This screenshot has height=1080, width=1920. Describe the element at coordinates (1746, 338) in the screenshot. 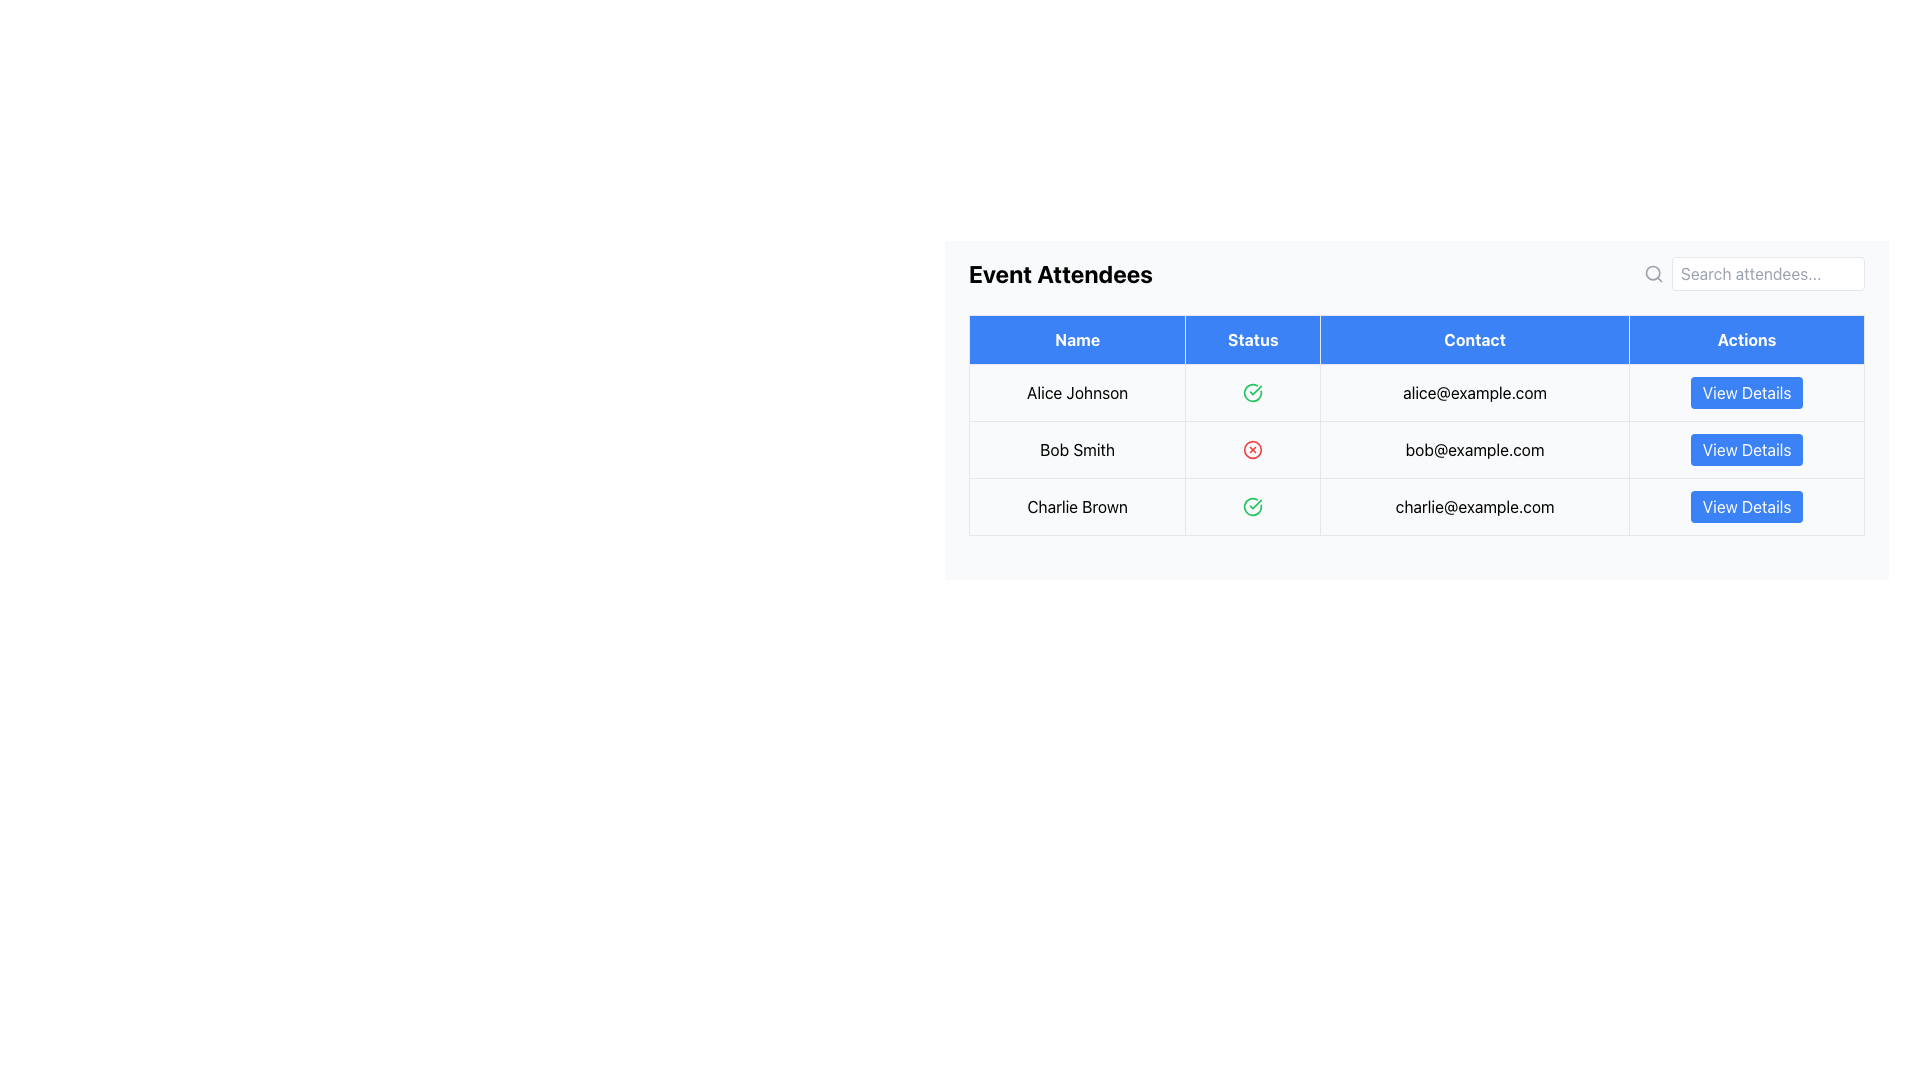

I see `the 'Actions' column header text label in the table, which categorizes the type of data displayed below` at that location.